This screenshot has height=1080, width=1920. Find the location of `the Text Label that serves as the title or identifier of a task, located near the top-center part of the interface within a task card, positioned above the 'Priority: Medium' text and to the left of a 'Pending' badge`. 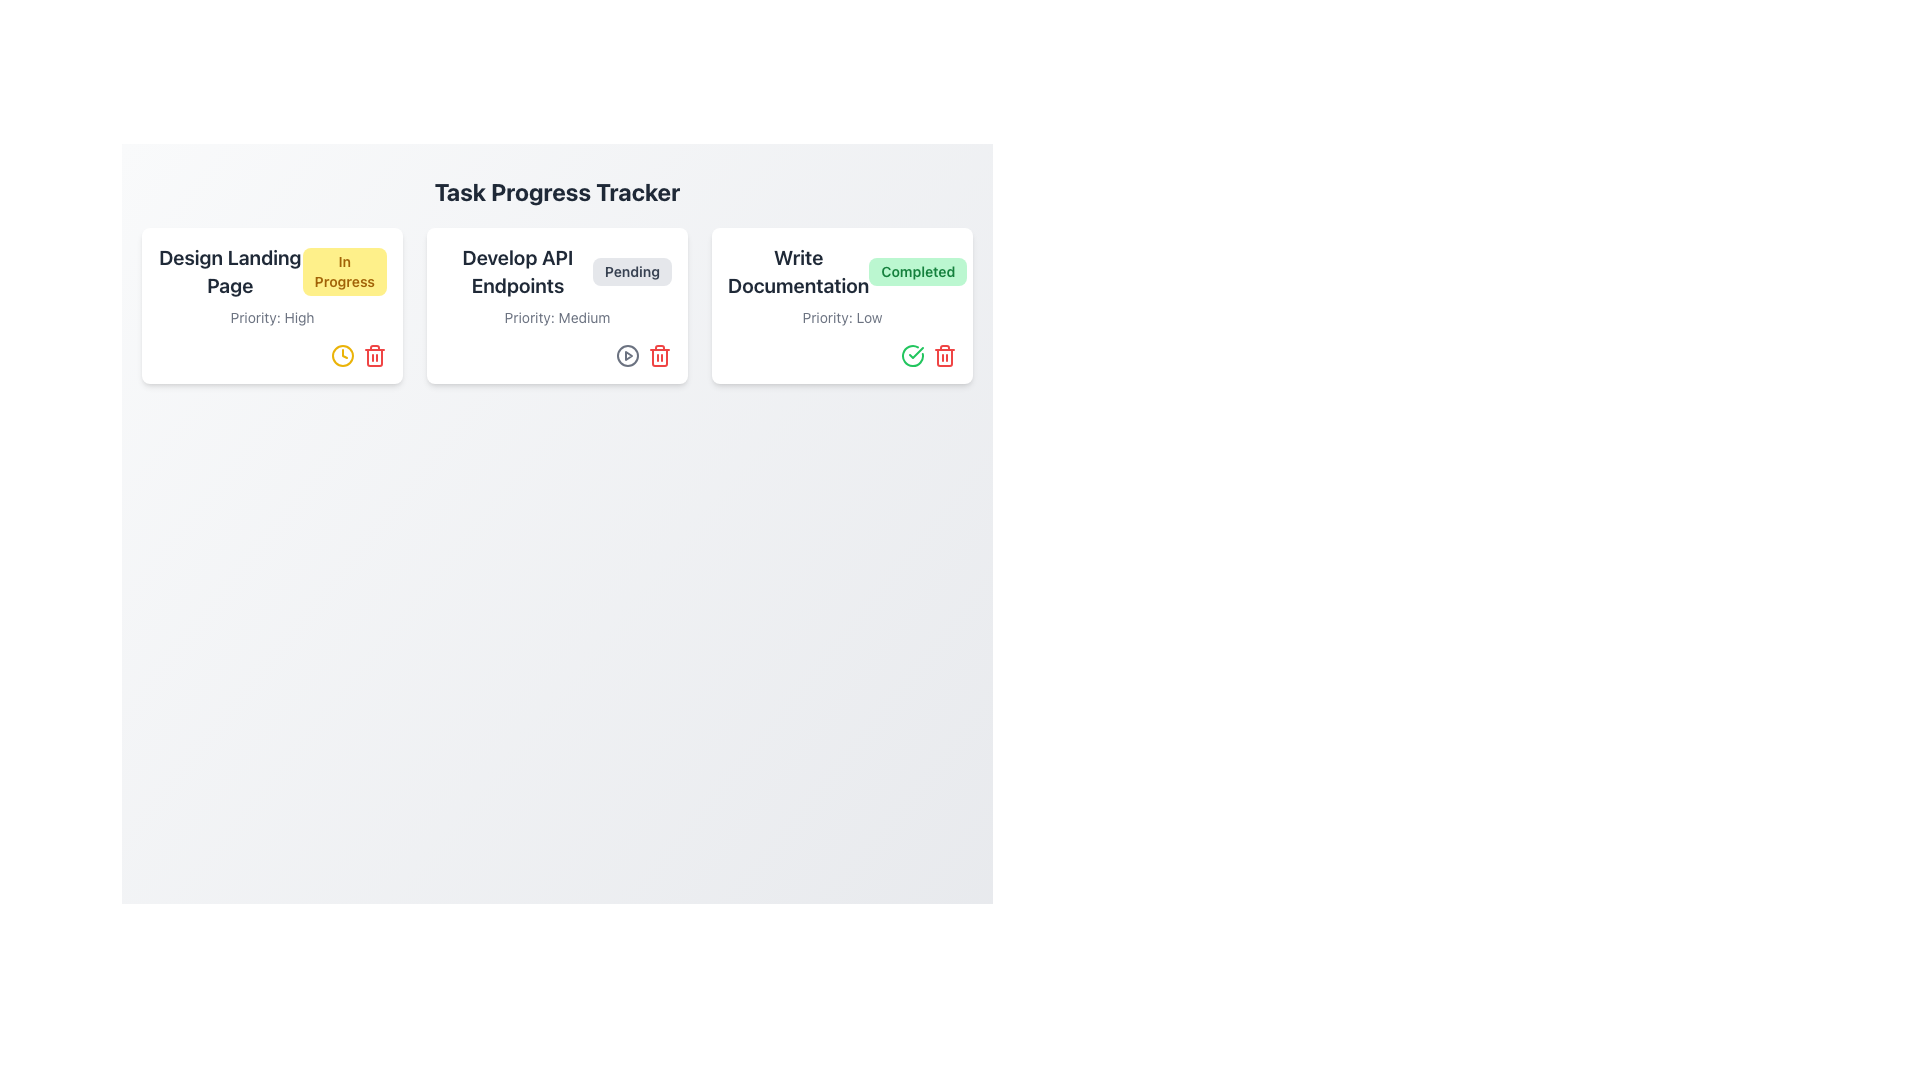

the Text Label that serves as the title or identifier of a task, located near the top-center part of the interface within a task card, positioned above the 'Priority: Medium' text and to the left of a 'Pending' badge is located at coordinates (518, 272).